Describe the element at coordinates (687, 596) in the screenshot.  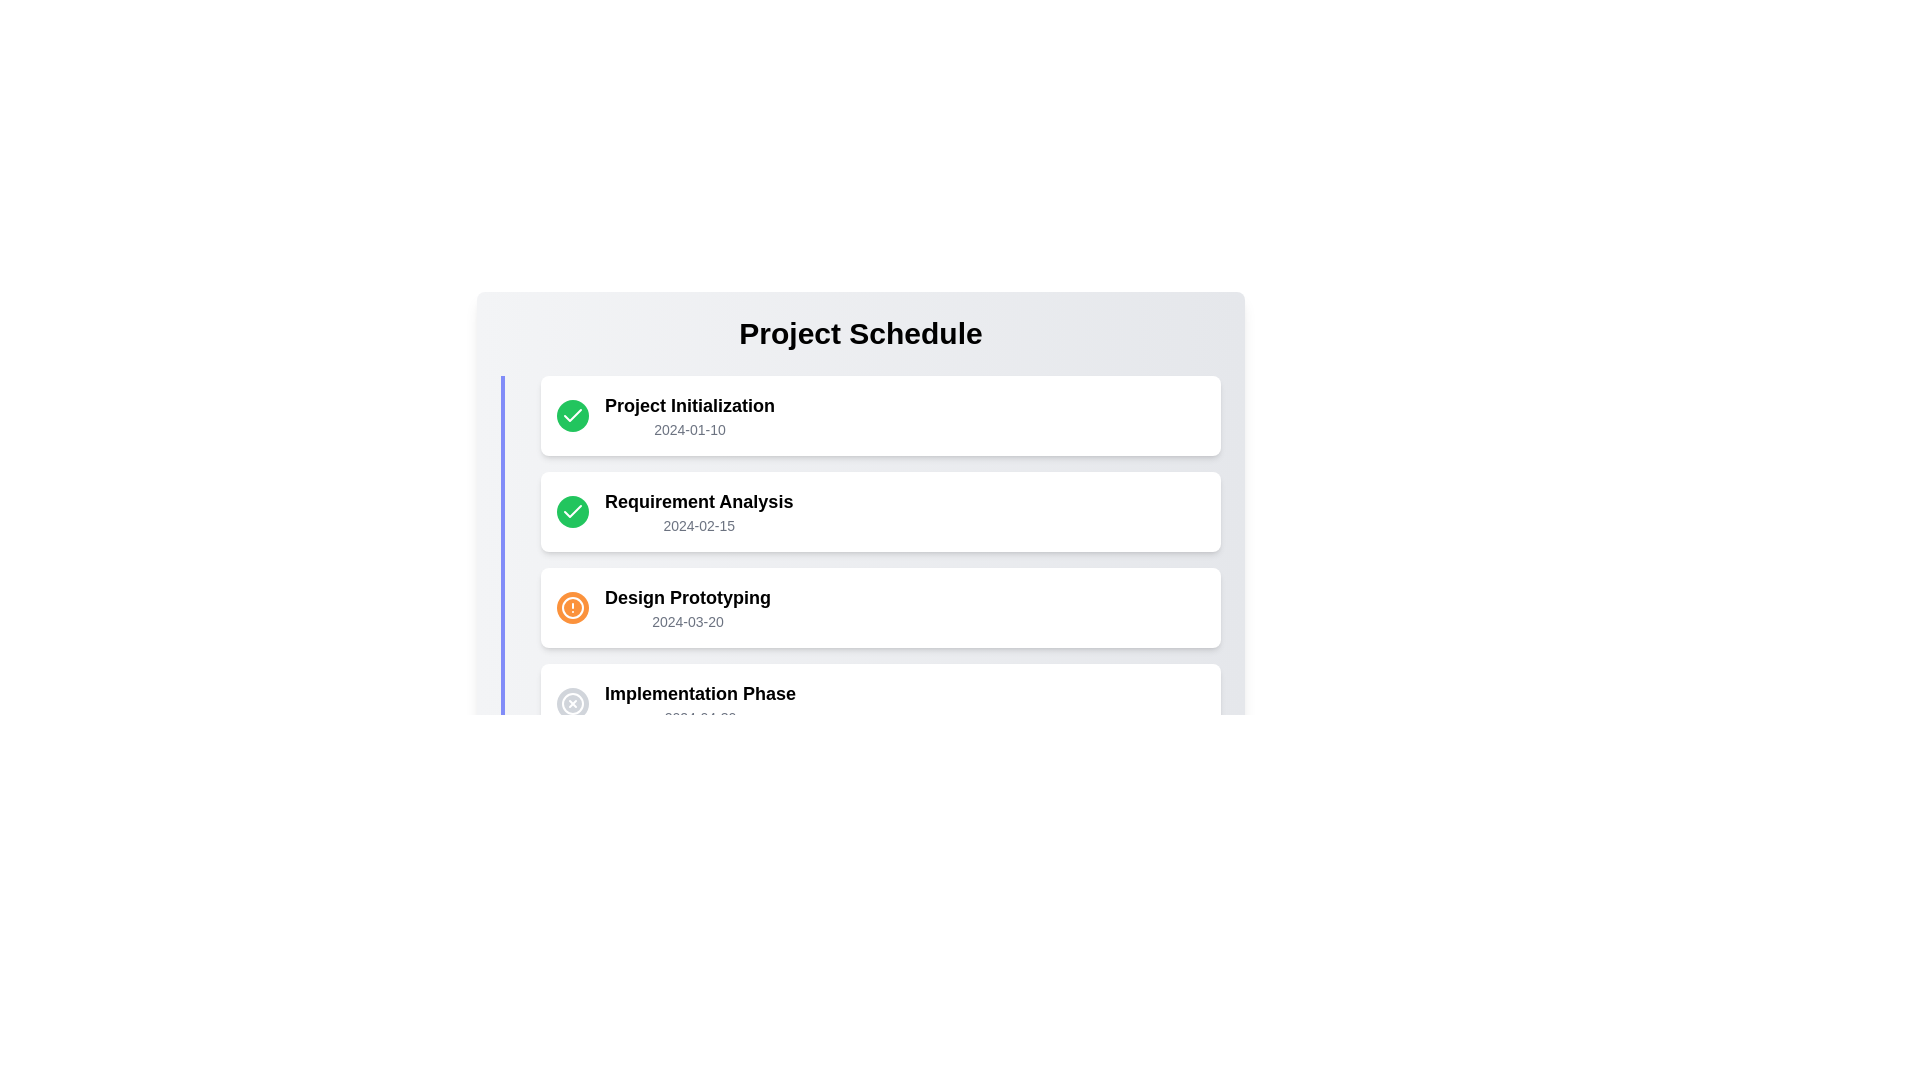
I see `the label element titled 'Design Prototyping', which is located above the date '2024-03-20' in the schedule` at that location.